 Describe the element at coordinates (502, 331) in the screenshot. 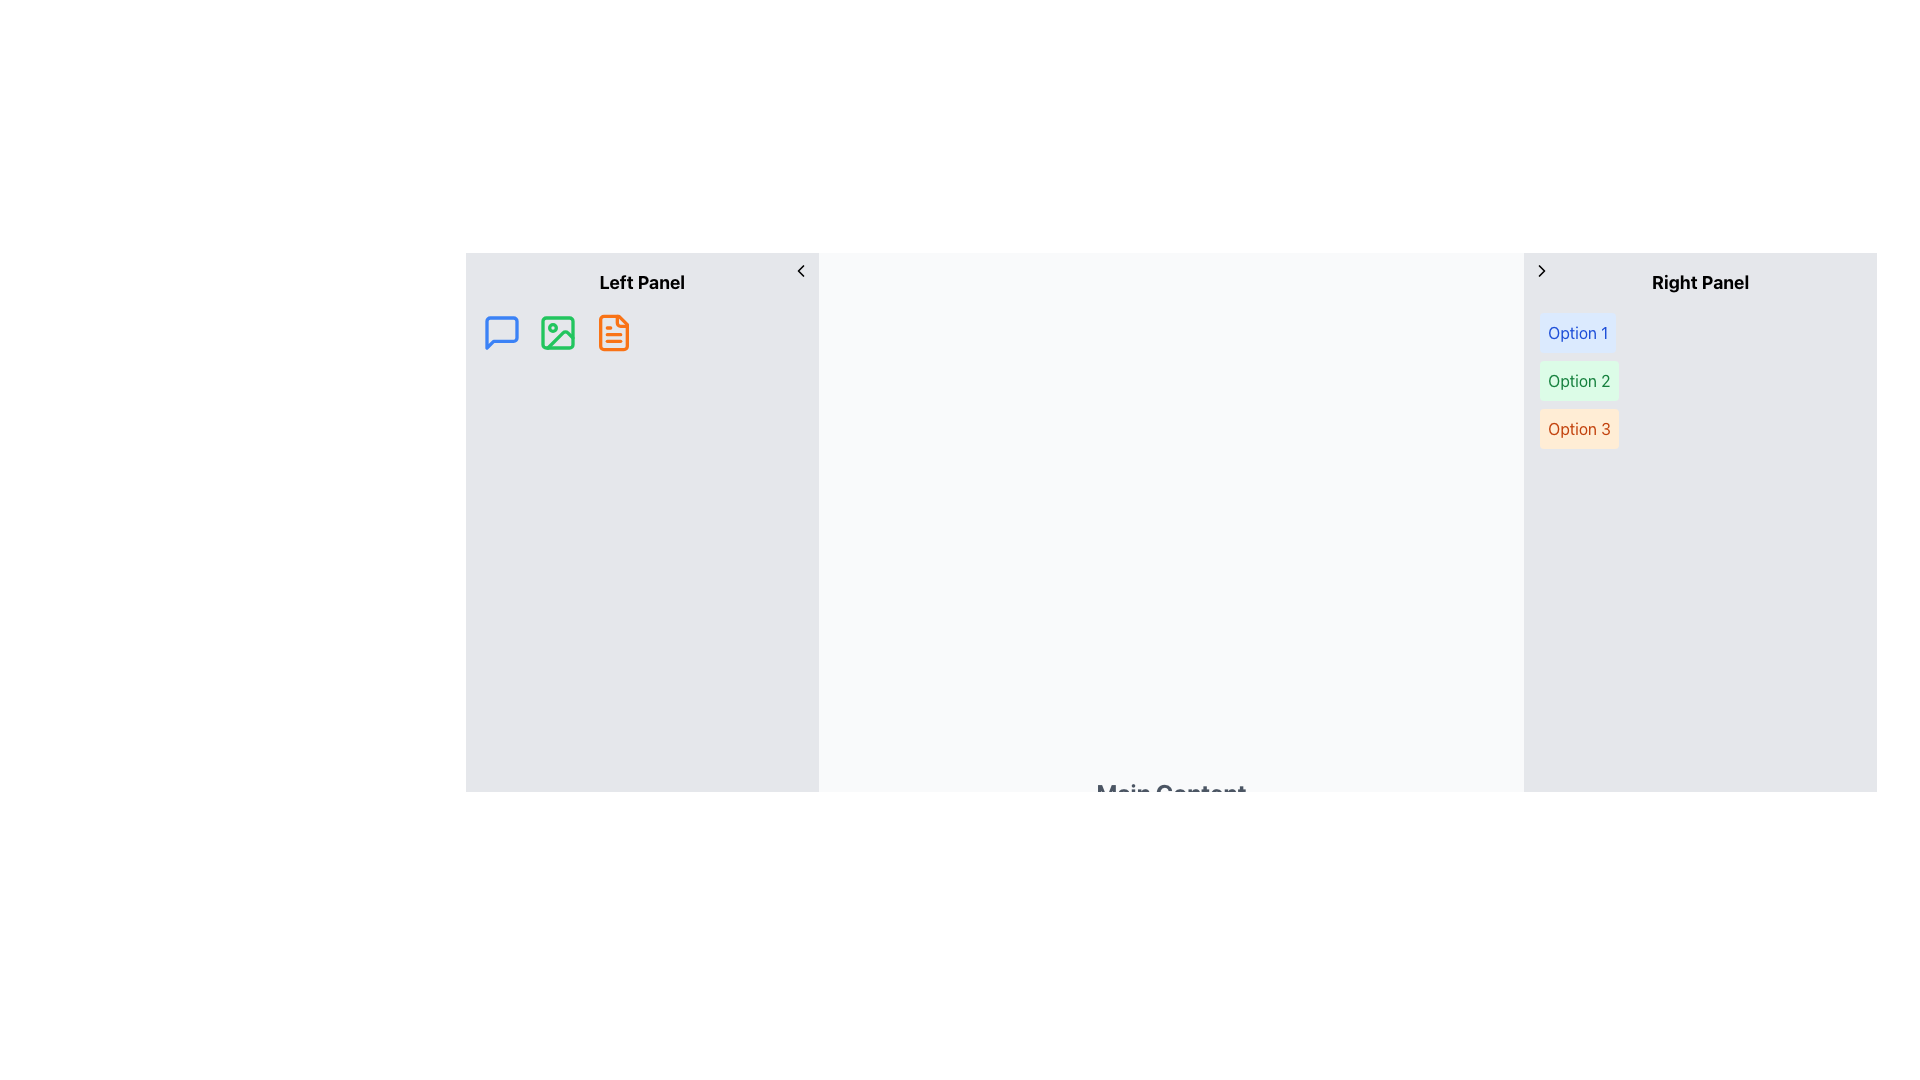

I see `the messaging icon located in the Left Panel interface, which is the first icon from the left` at that location.